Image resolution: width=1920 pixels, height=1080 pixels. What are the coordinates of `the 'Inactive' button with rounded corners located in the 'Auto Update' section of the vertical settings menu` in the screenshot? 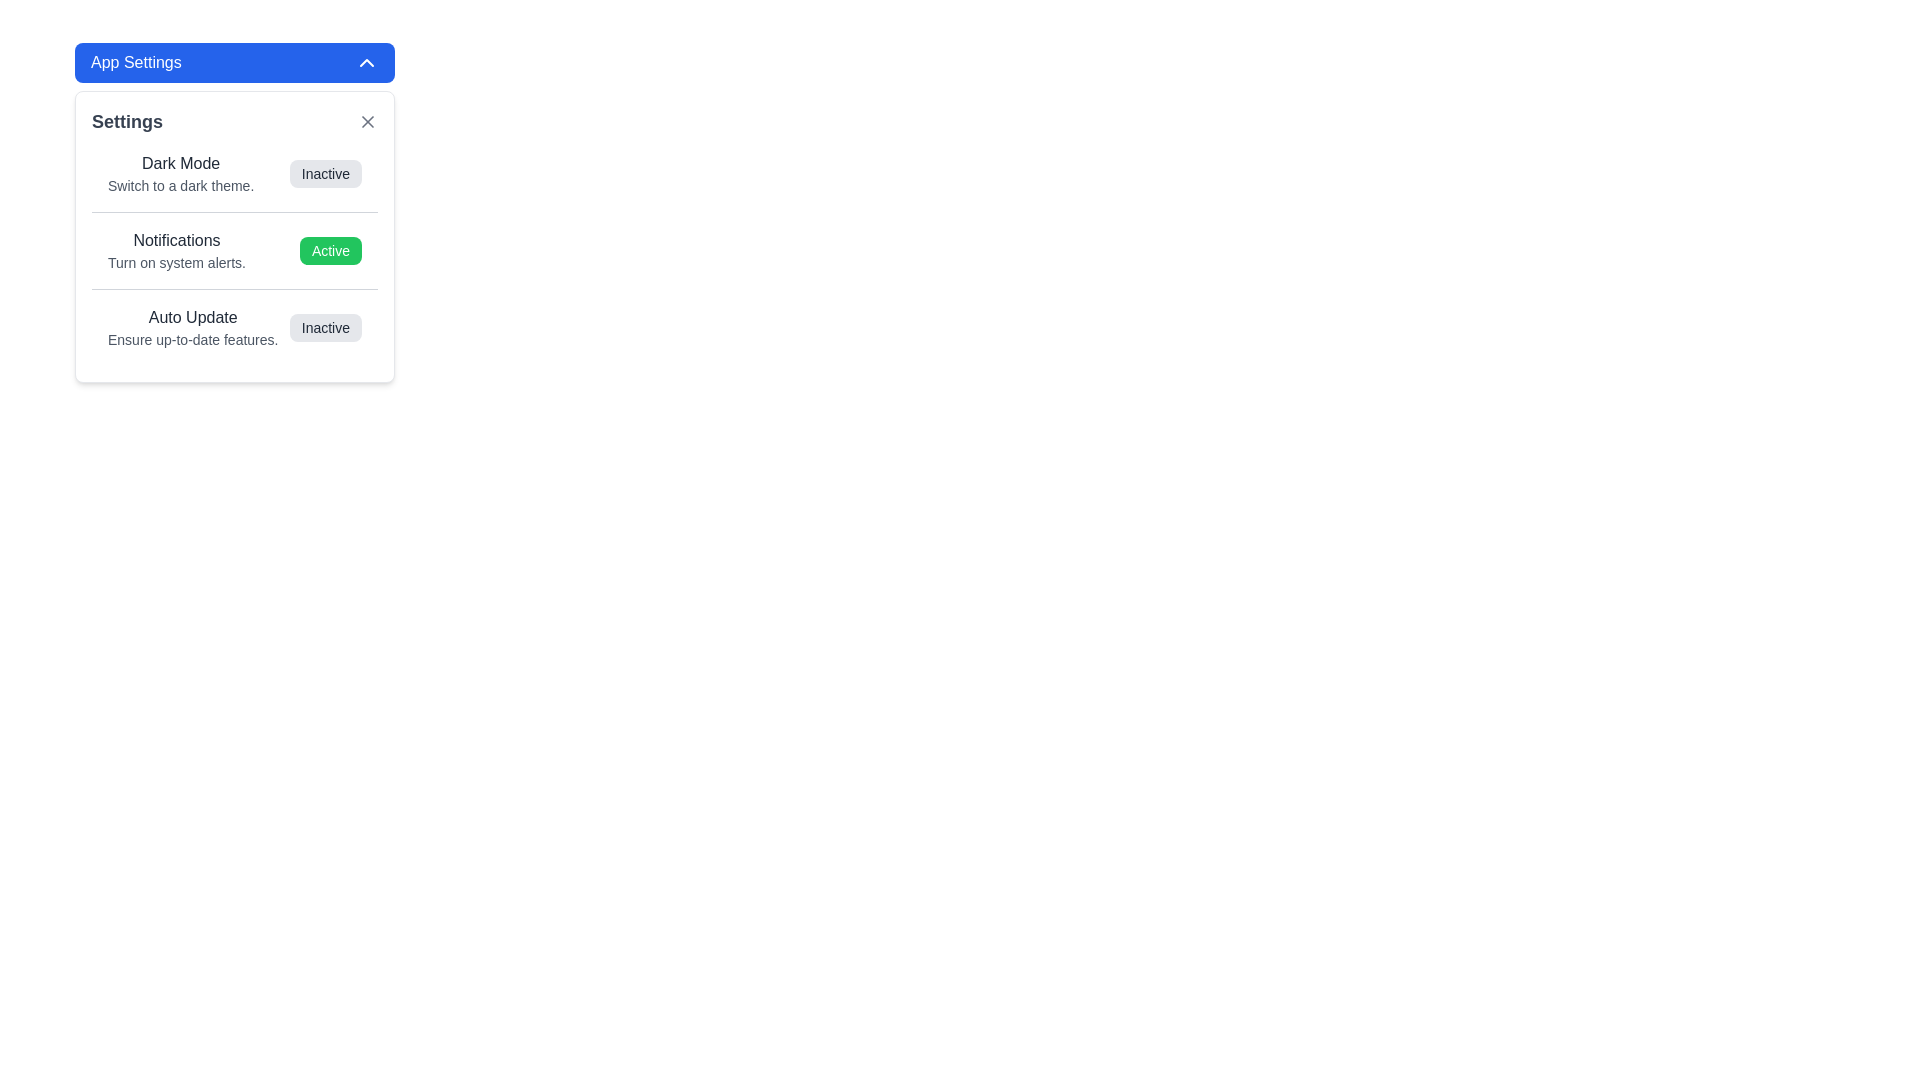 It's located at (325, 326).